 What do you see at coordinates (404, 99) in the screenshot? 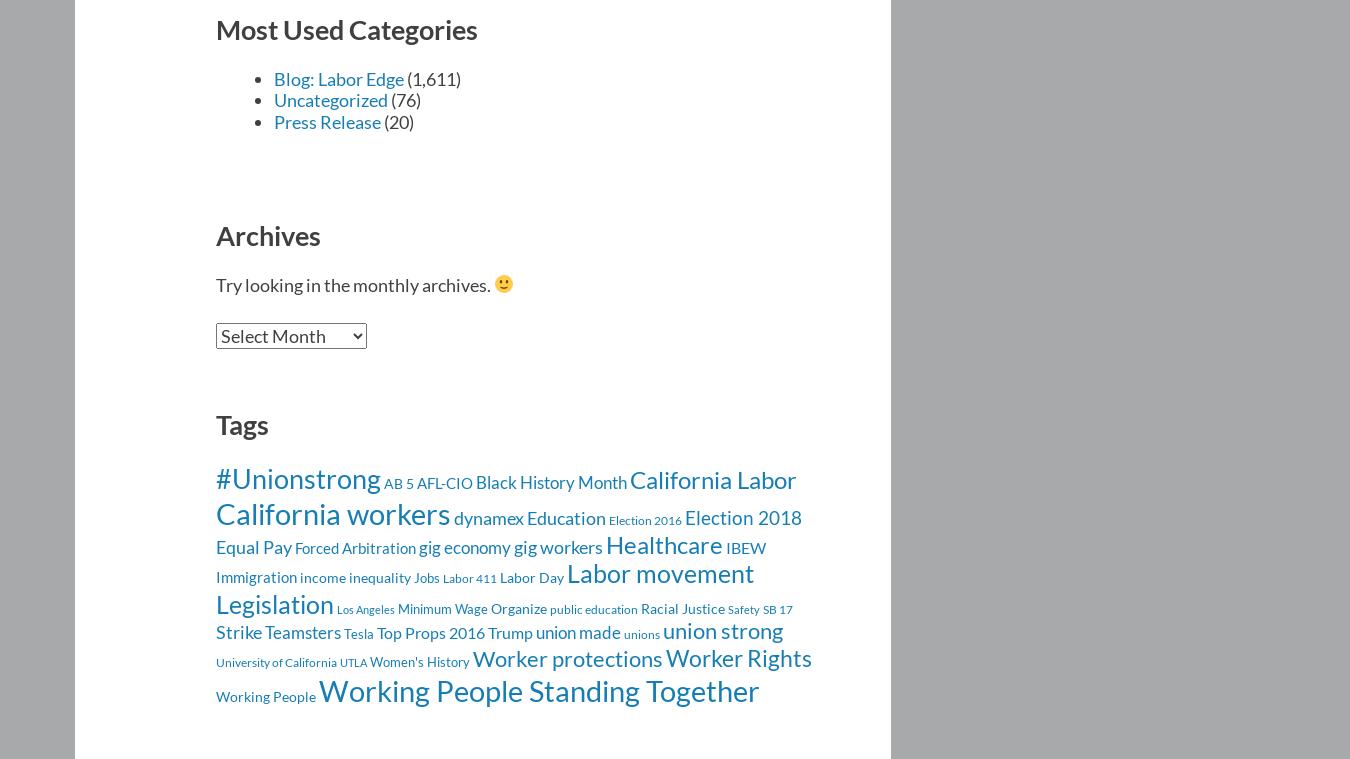
I see `'(76)'` at bounding box center [404, 99].